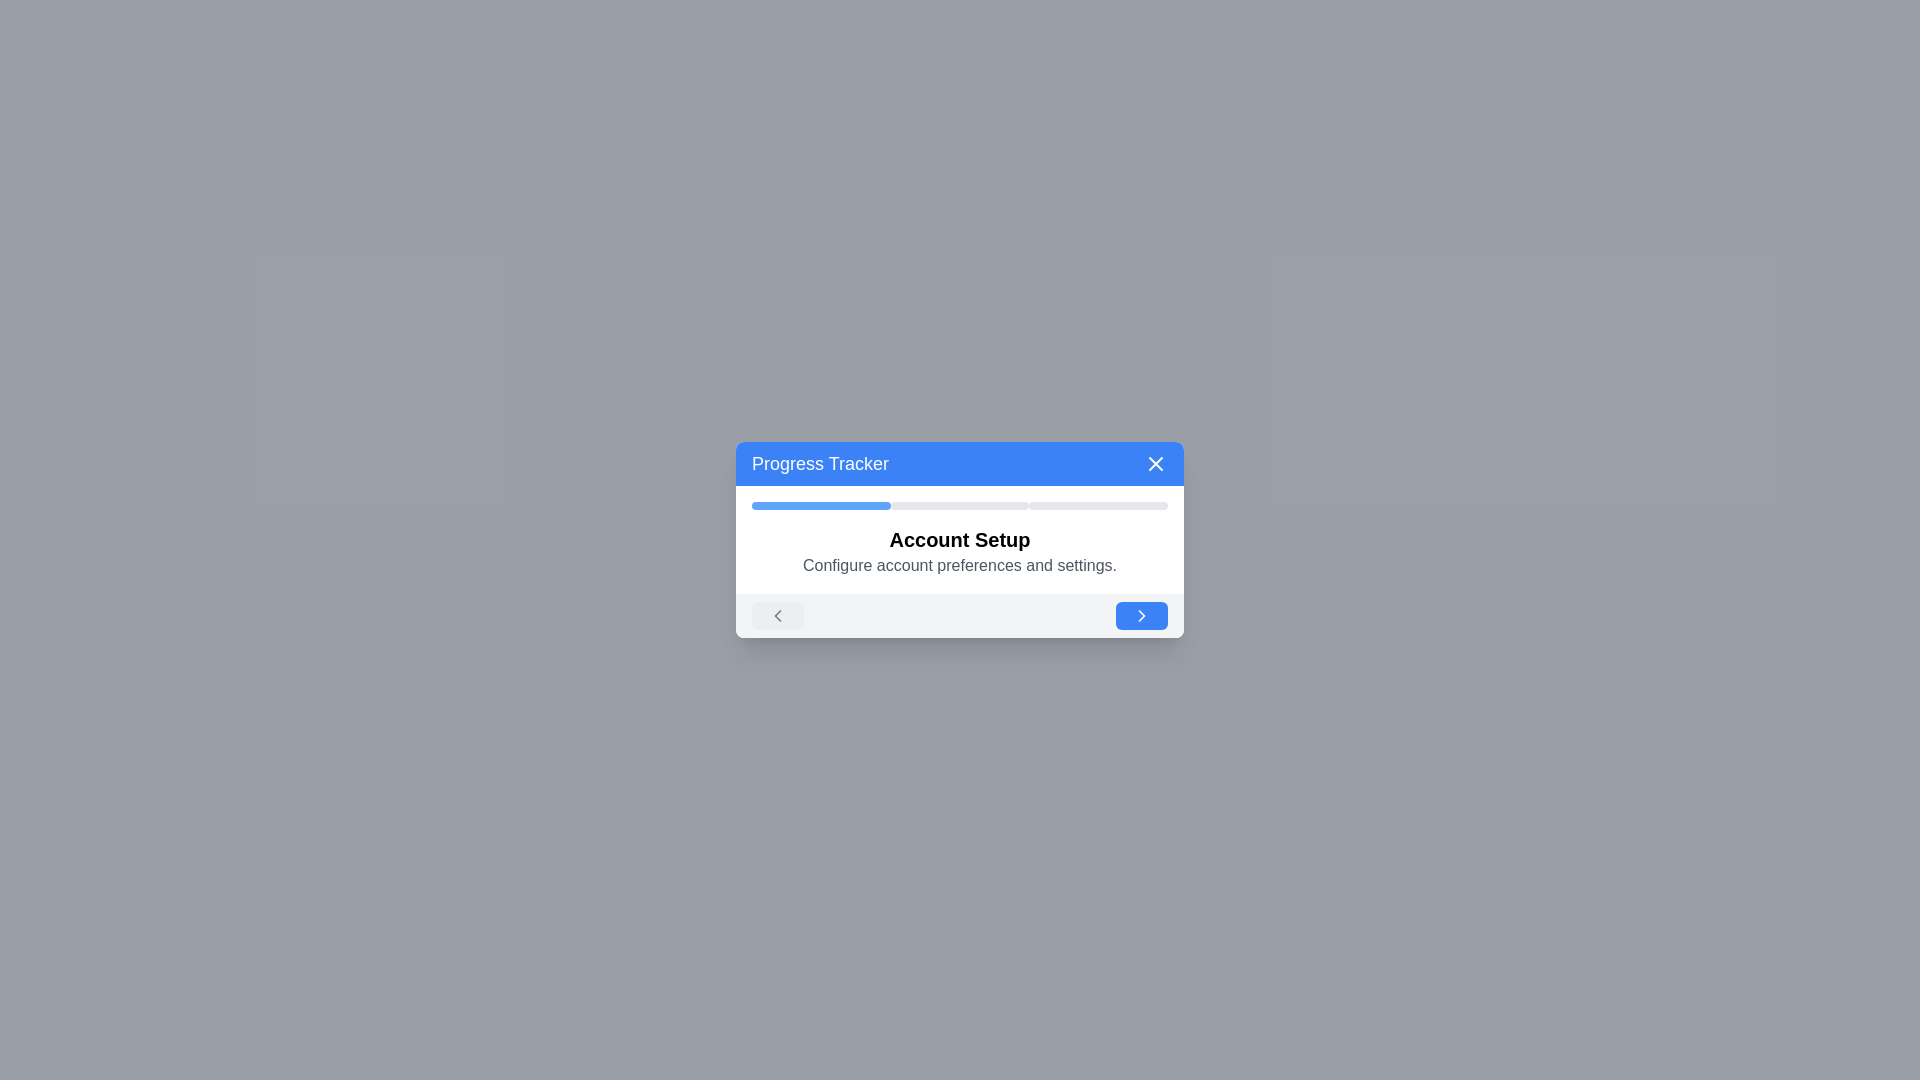  I want to click on the third unfilled segment of the multi-step progress bar, indicating steps yet to be completed in the process, so click(1097, 504).